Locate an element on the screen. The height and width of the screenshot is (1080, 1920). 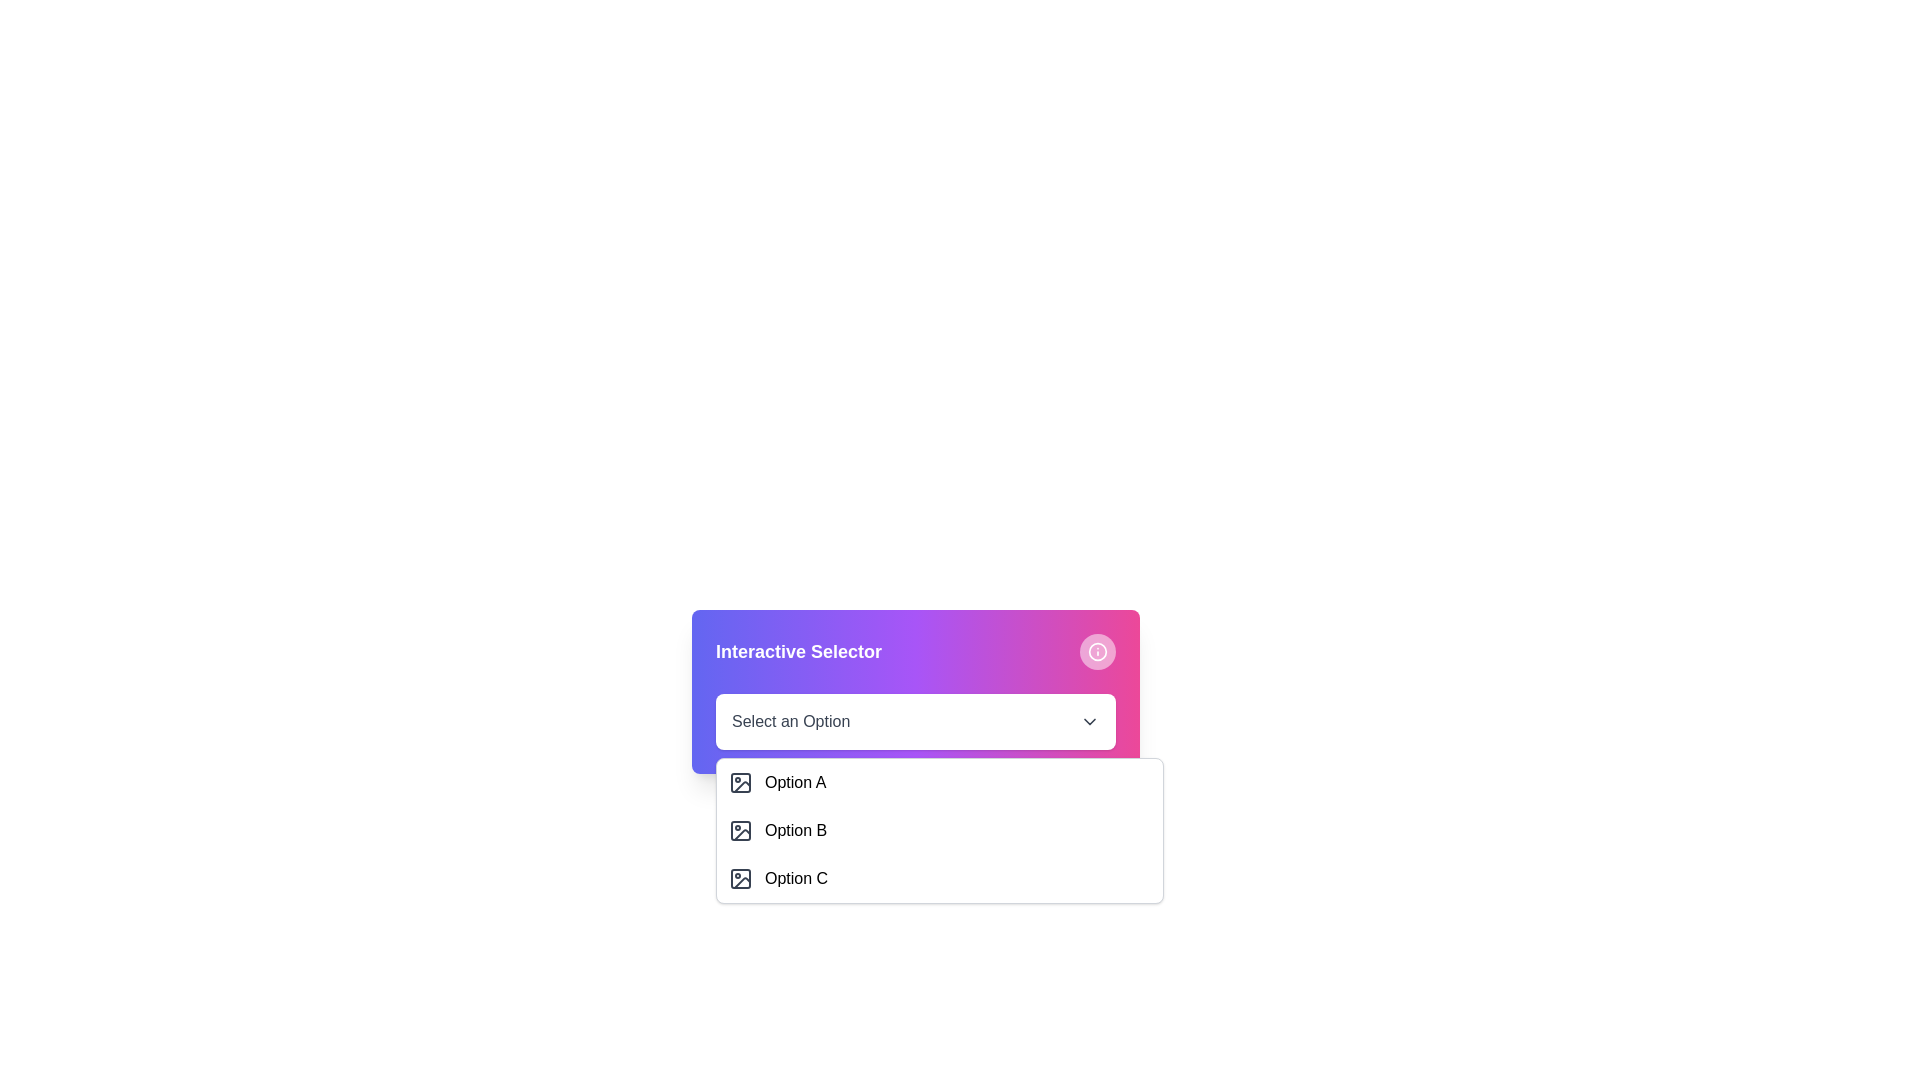
the 'Option C' graphic SVG icon located is located at coordinates (741, 882).